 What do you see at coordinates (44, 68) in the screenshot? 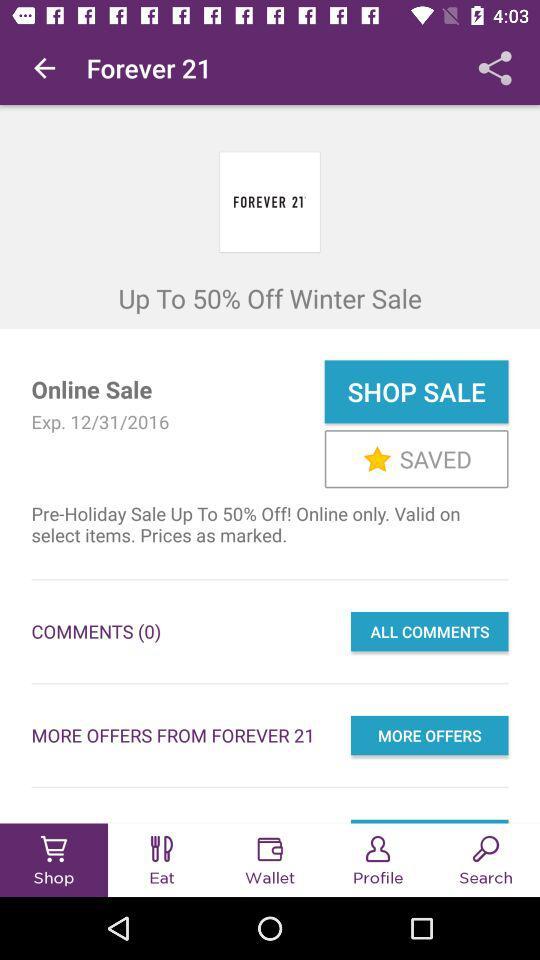
I see `the app to the left of forever 21 item` at bounding box center [44, 68].